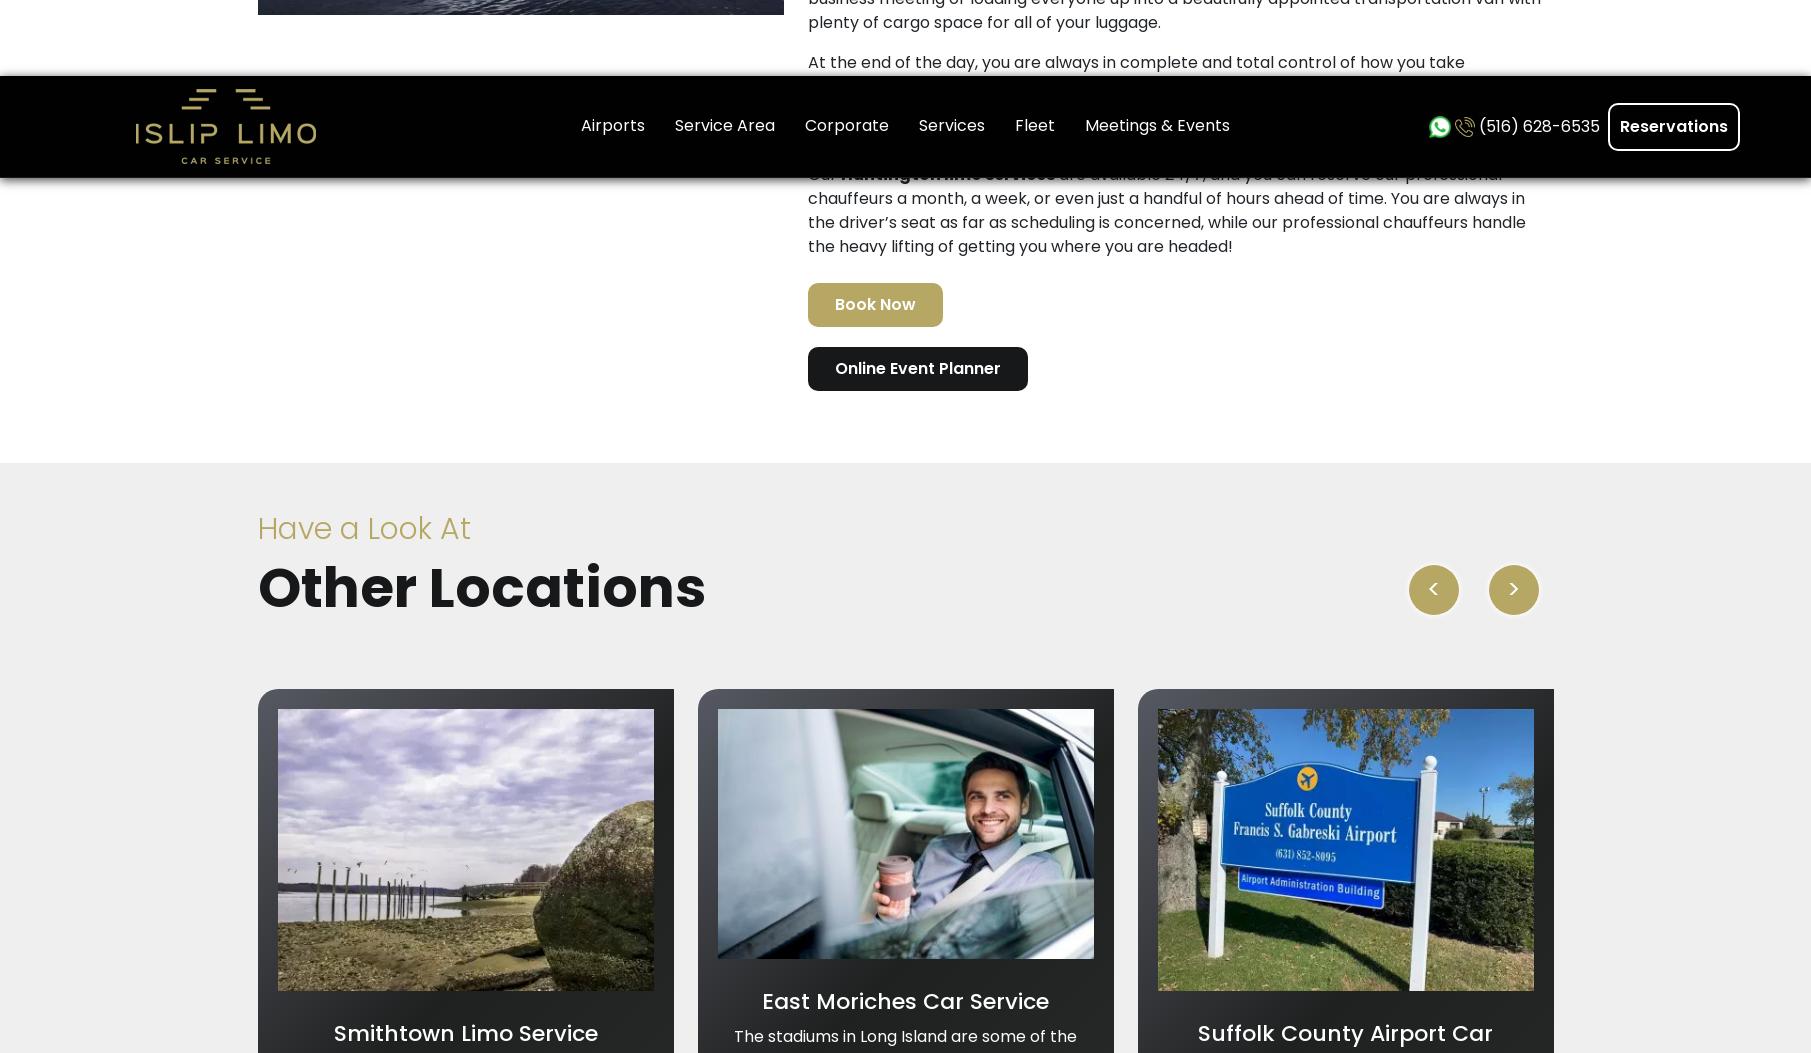  What do you see at coordinates (620, 525) in the screenshot?
I see `'Services'` at bounding box center [620, 525].